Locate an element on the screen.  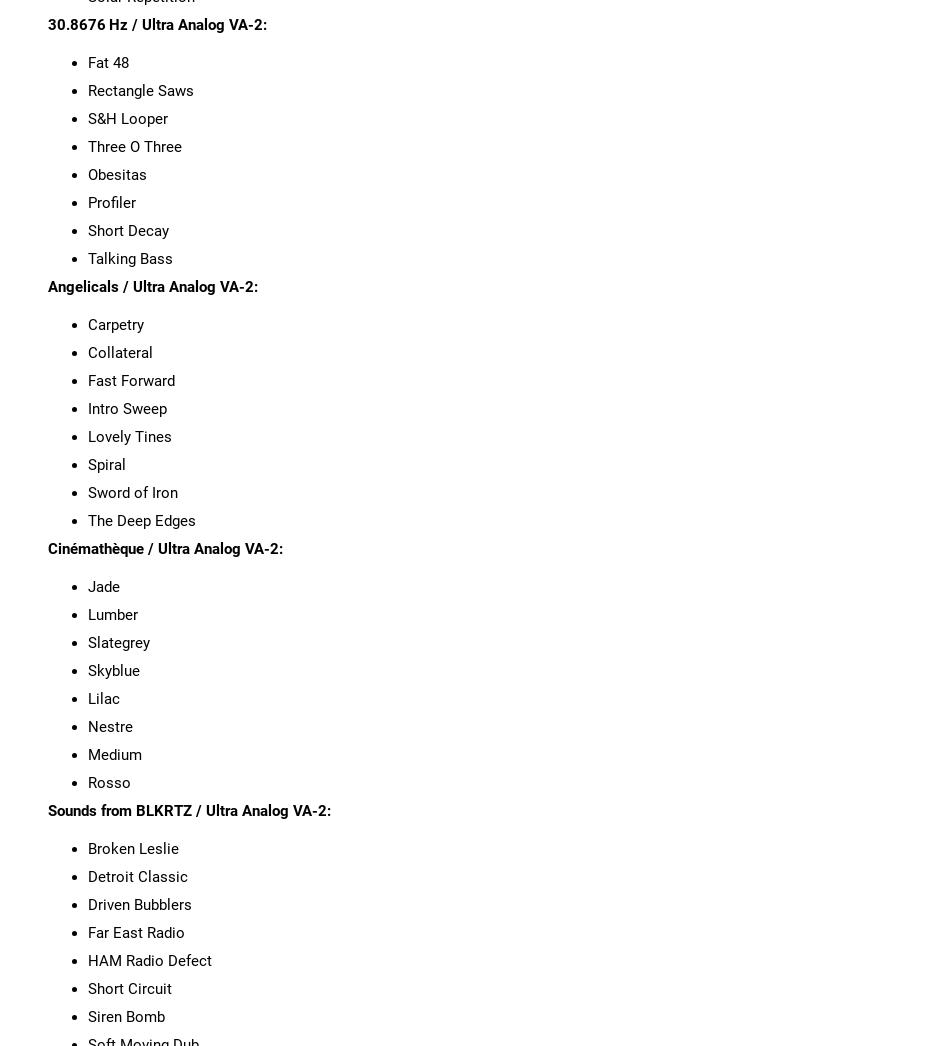
'Nestre' is located at coordinates (109, 726).